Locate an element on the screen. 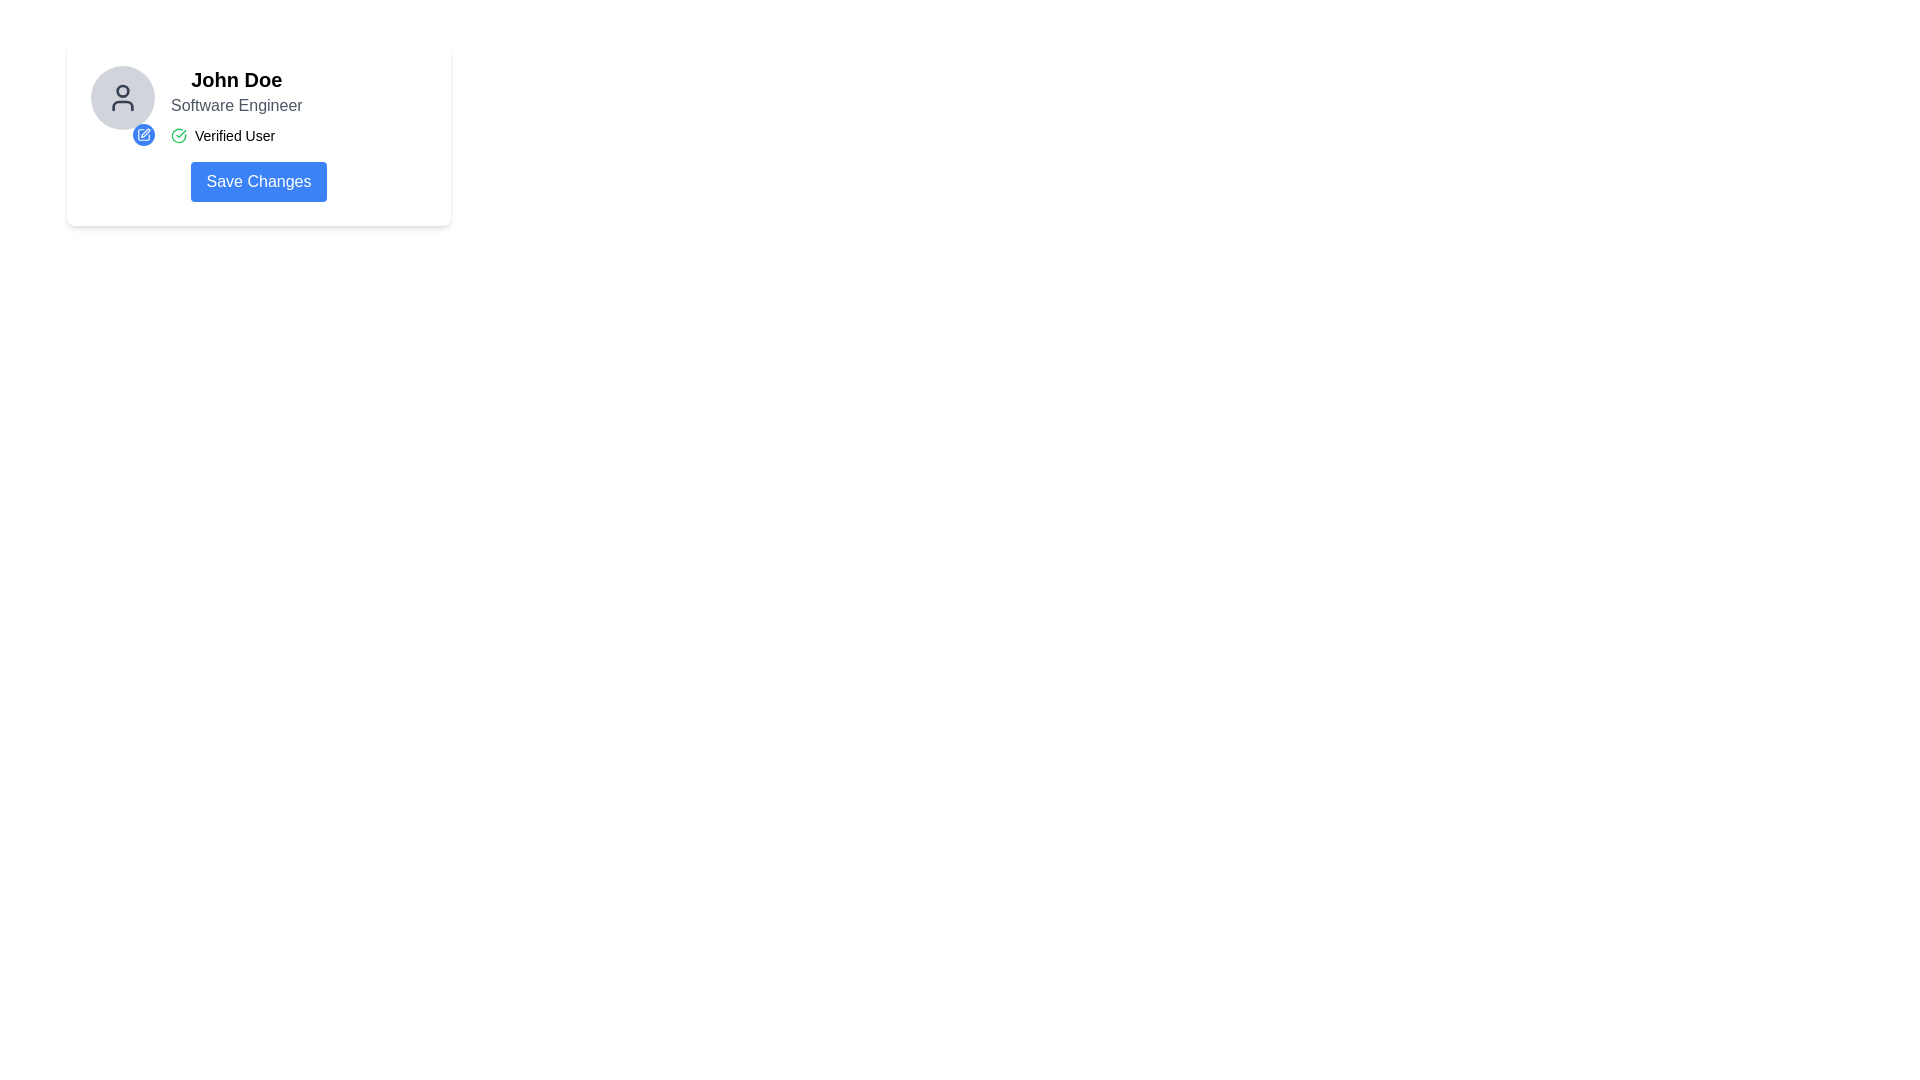 This screenshot has width=1920, height=1080. the lower section of the user icon, which resembles shoulders or an upper body base, located in the top-left portion of the visible card is located at coordinates (122, 105).